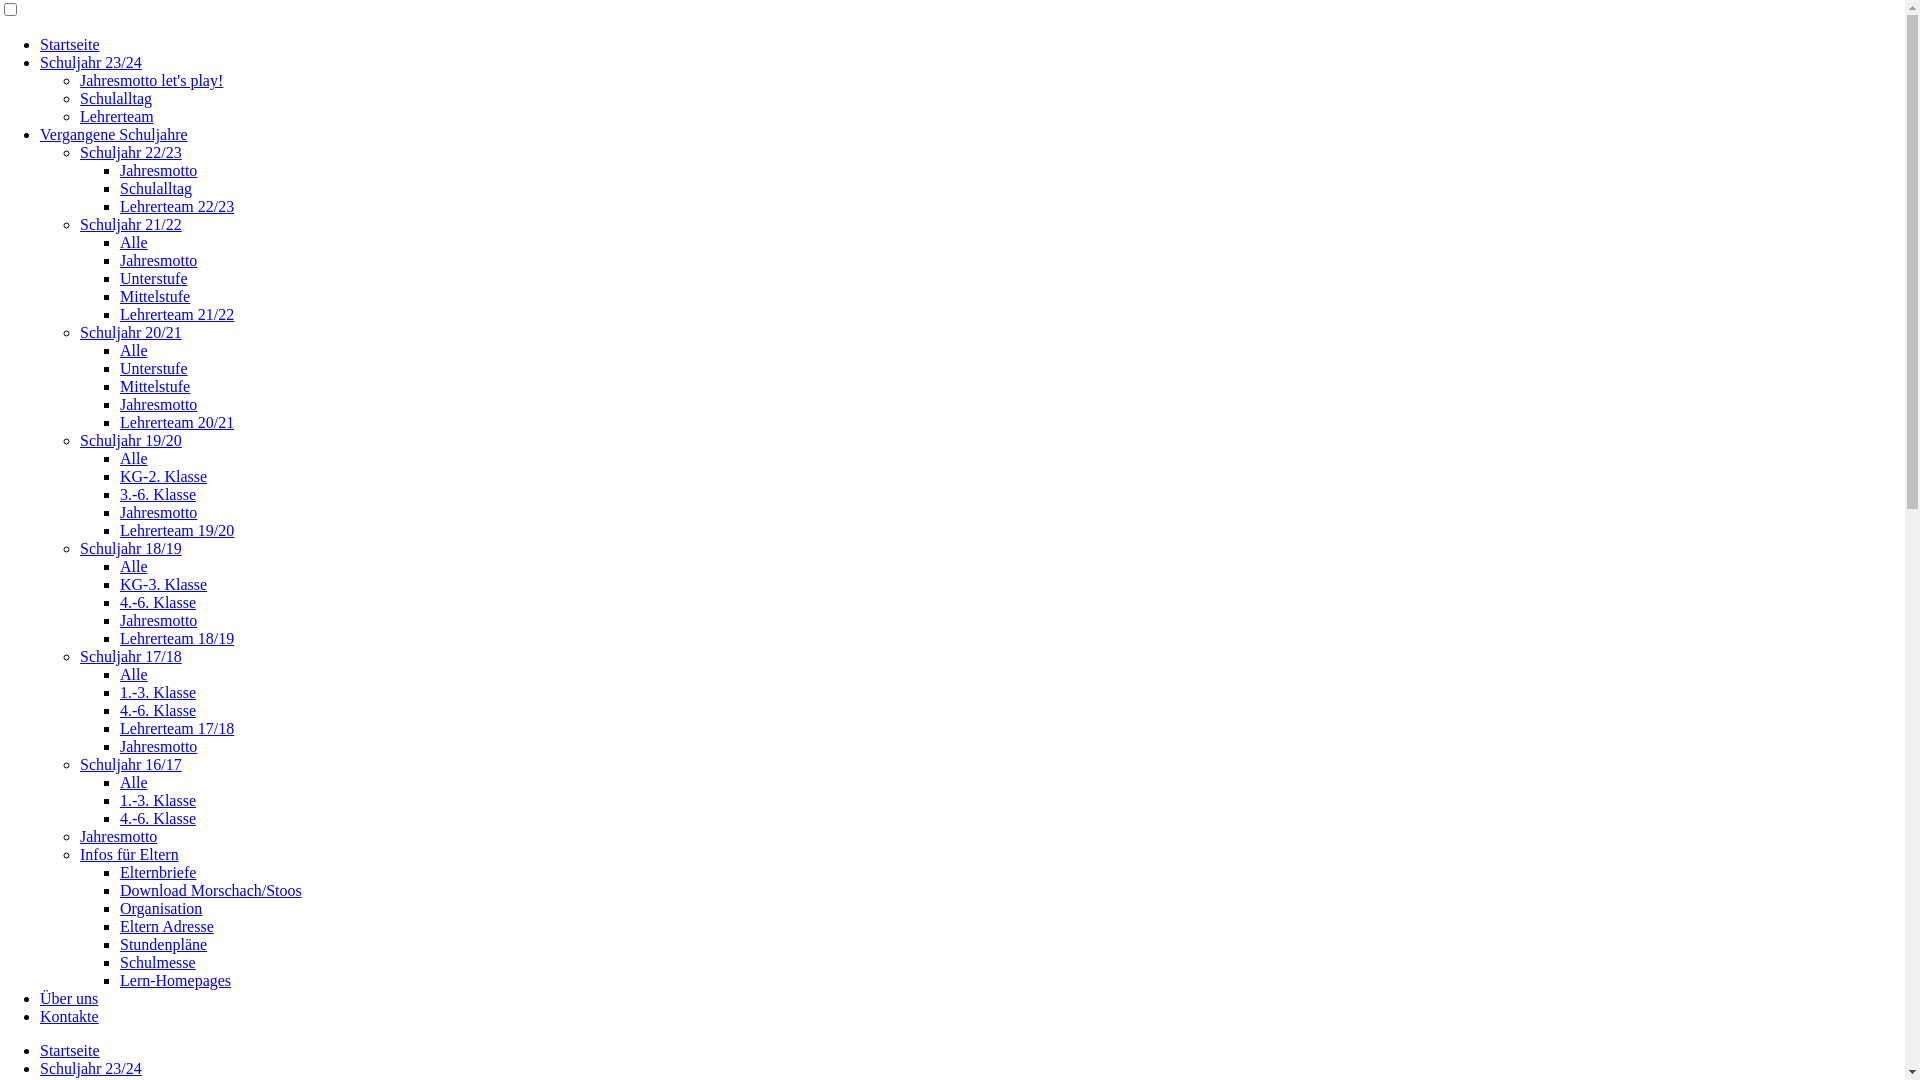  I want to click on 'Jahresmotto', so click(157, 259).